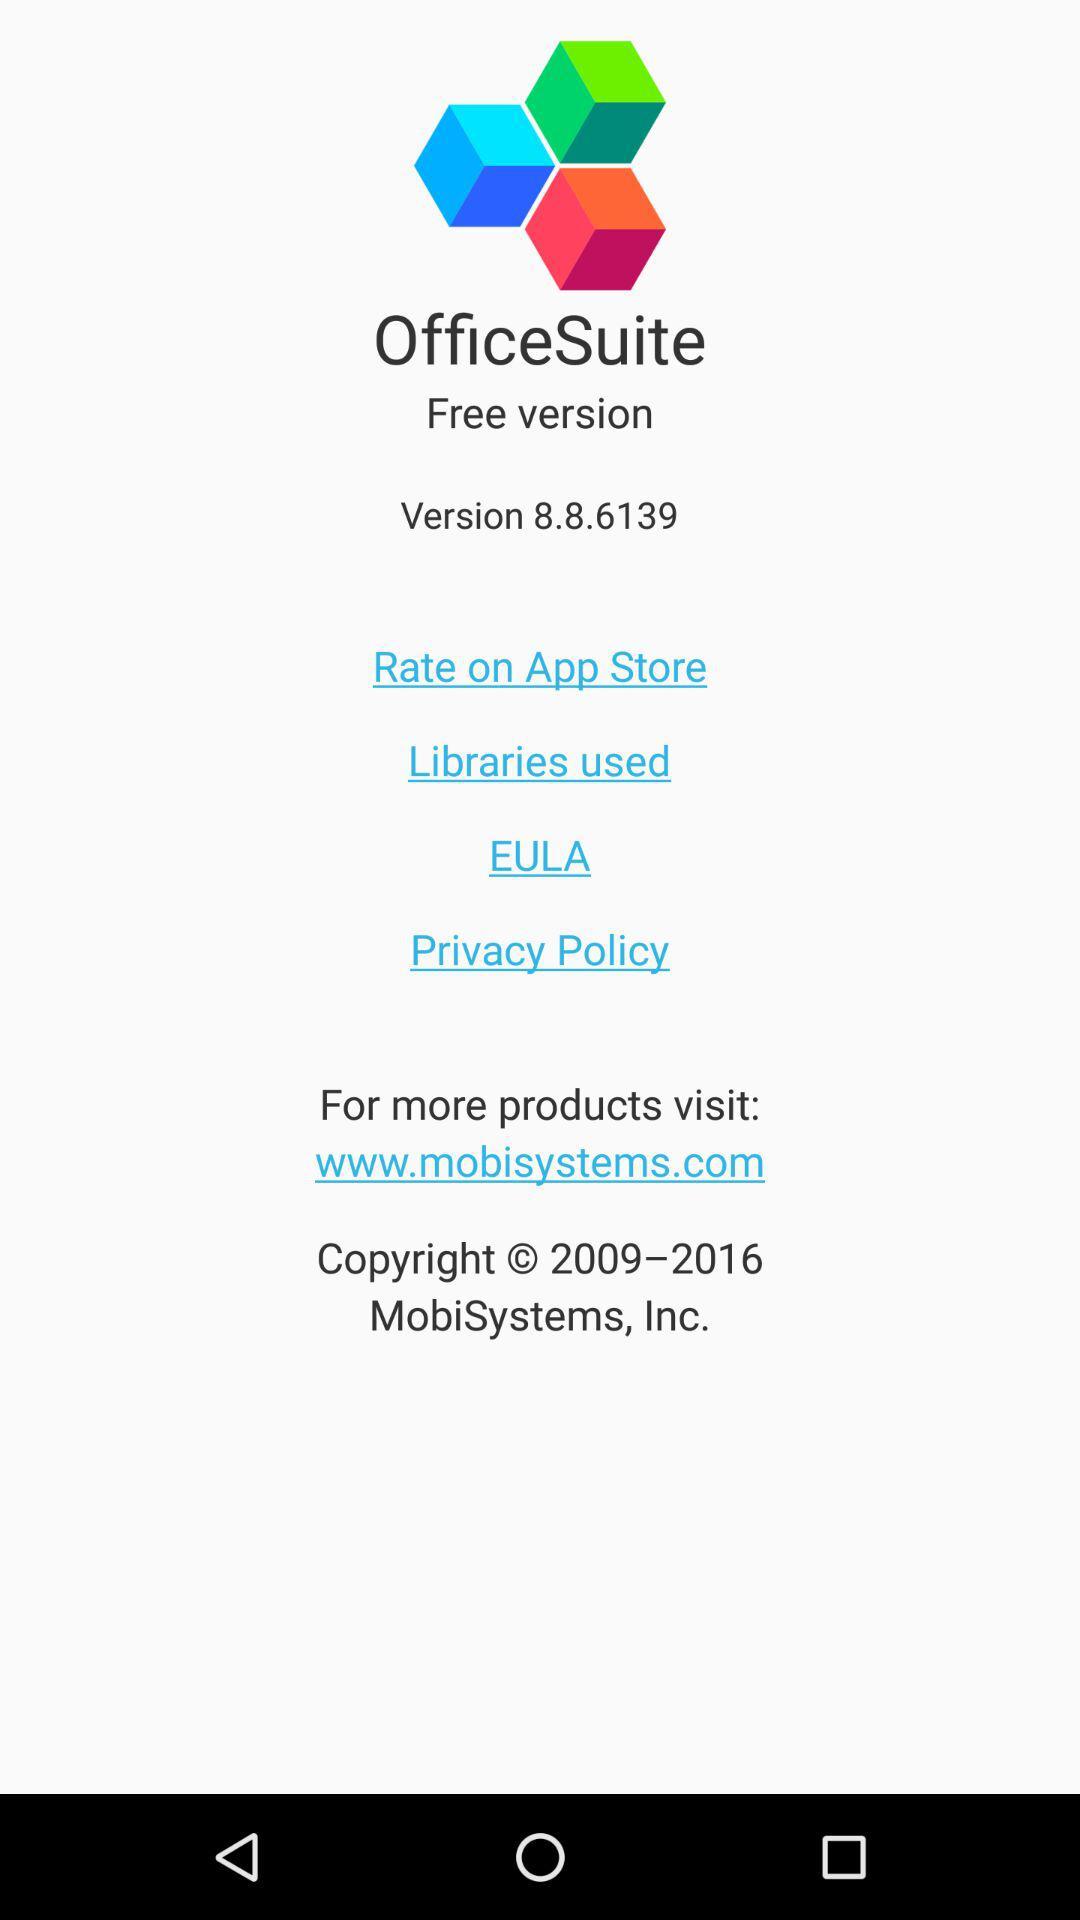  Describe the element at coordinates (540, 854) in the screenshot. I see `eula` at that location.